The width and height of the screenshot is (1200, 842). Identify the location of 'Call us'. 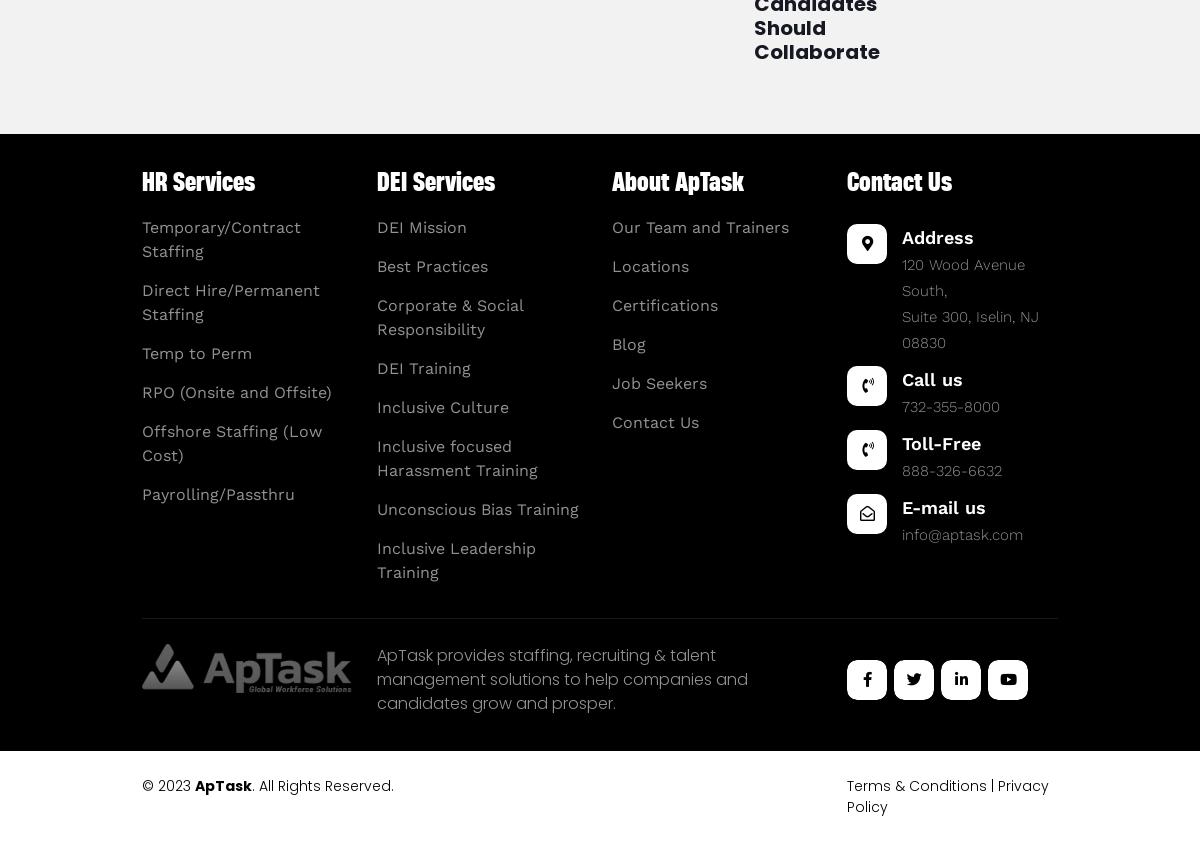
(932, 378).